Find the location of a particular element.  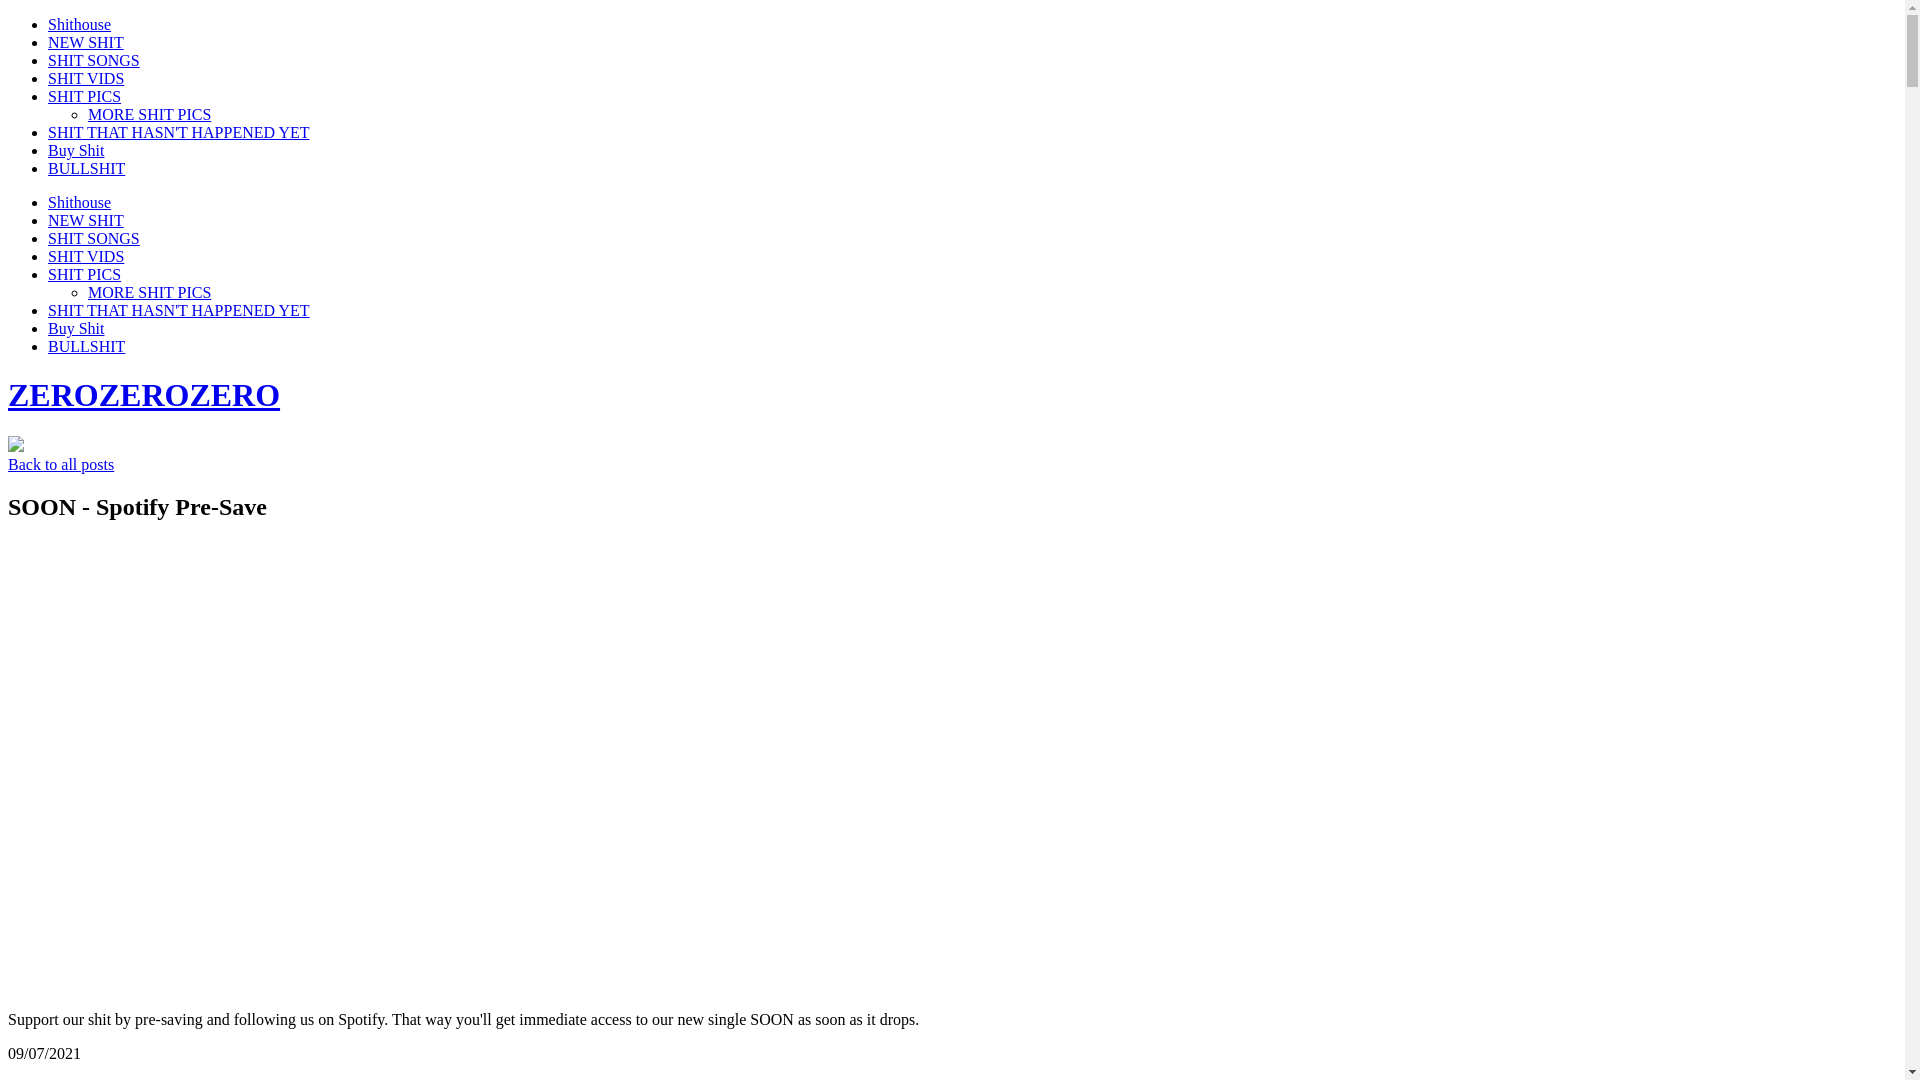

'NEW SHIT' is located at coordinates (48, 220).